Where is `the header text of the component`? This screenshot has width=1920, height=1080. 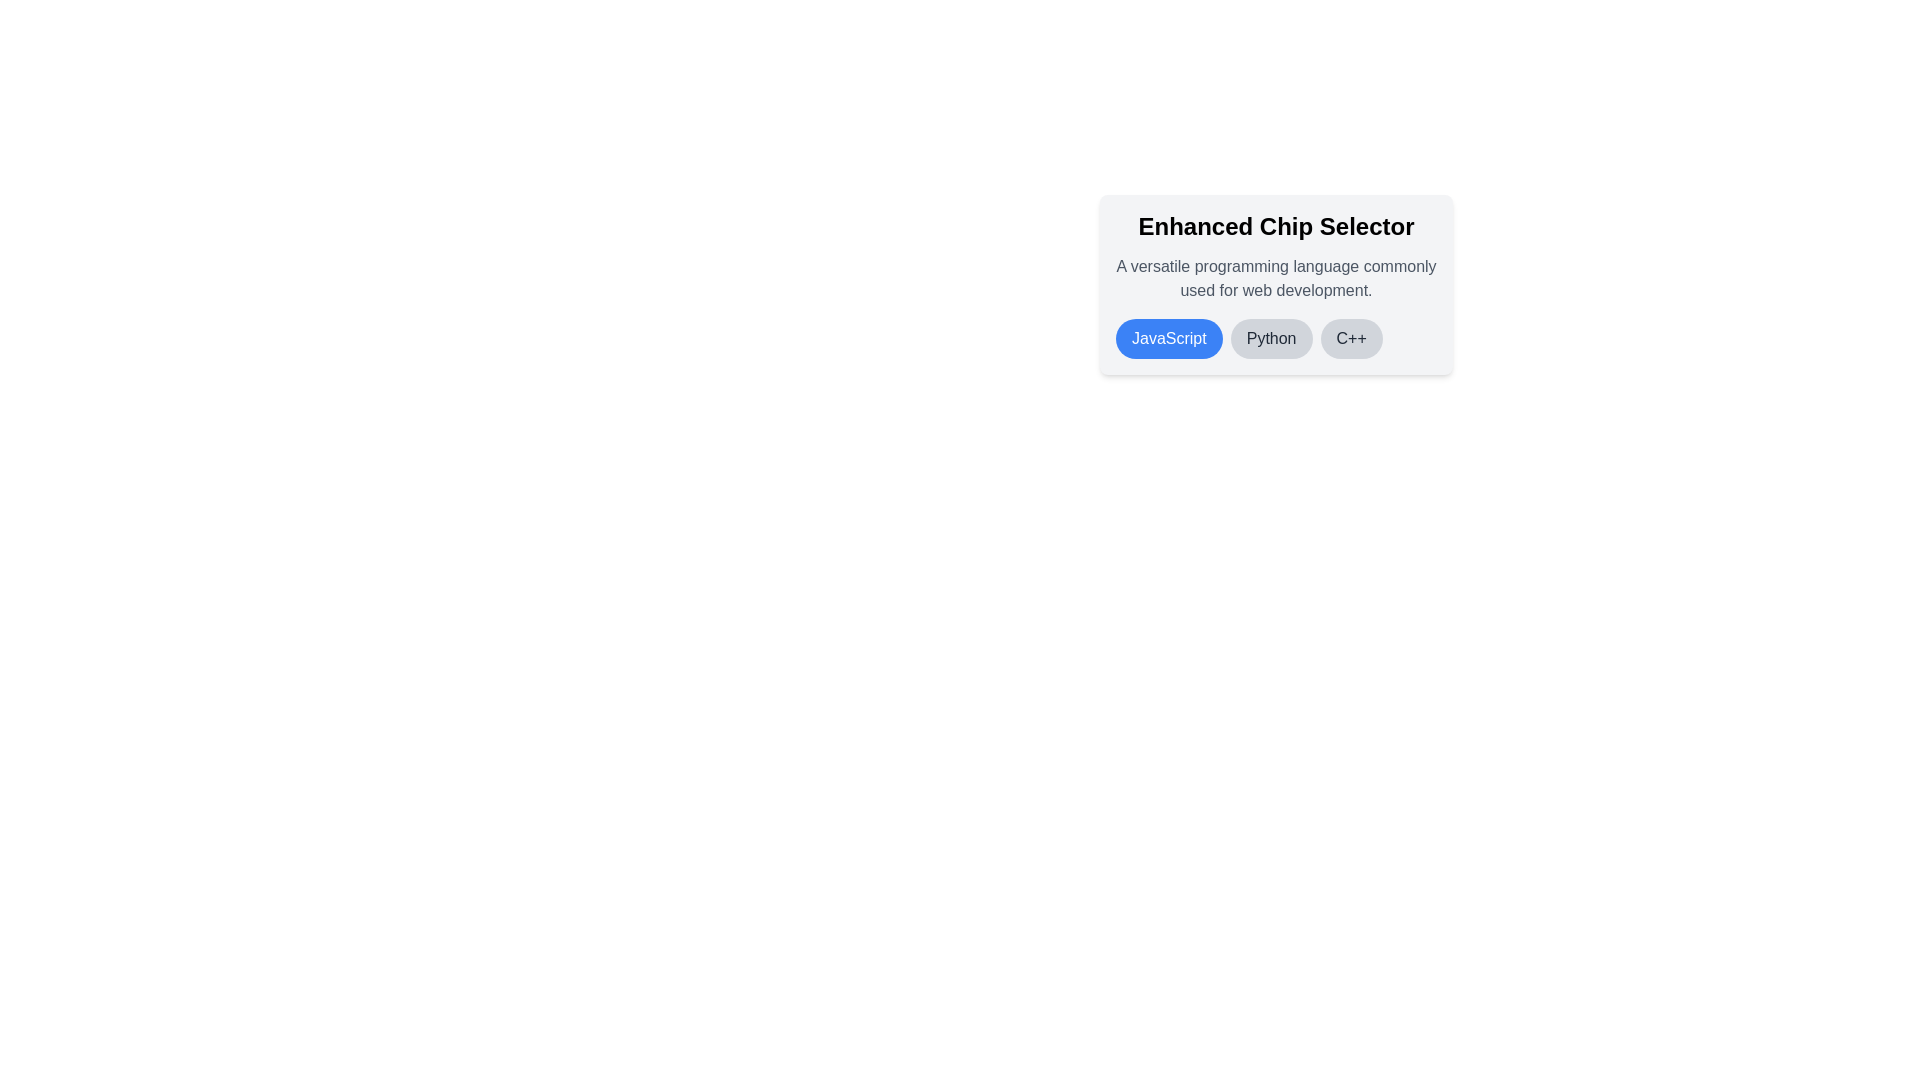
the header text of the component is located at coordinates (1275, 226).